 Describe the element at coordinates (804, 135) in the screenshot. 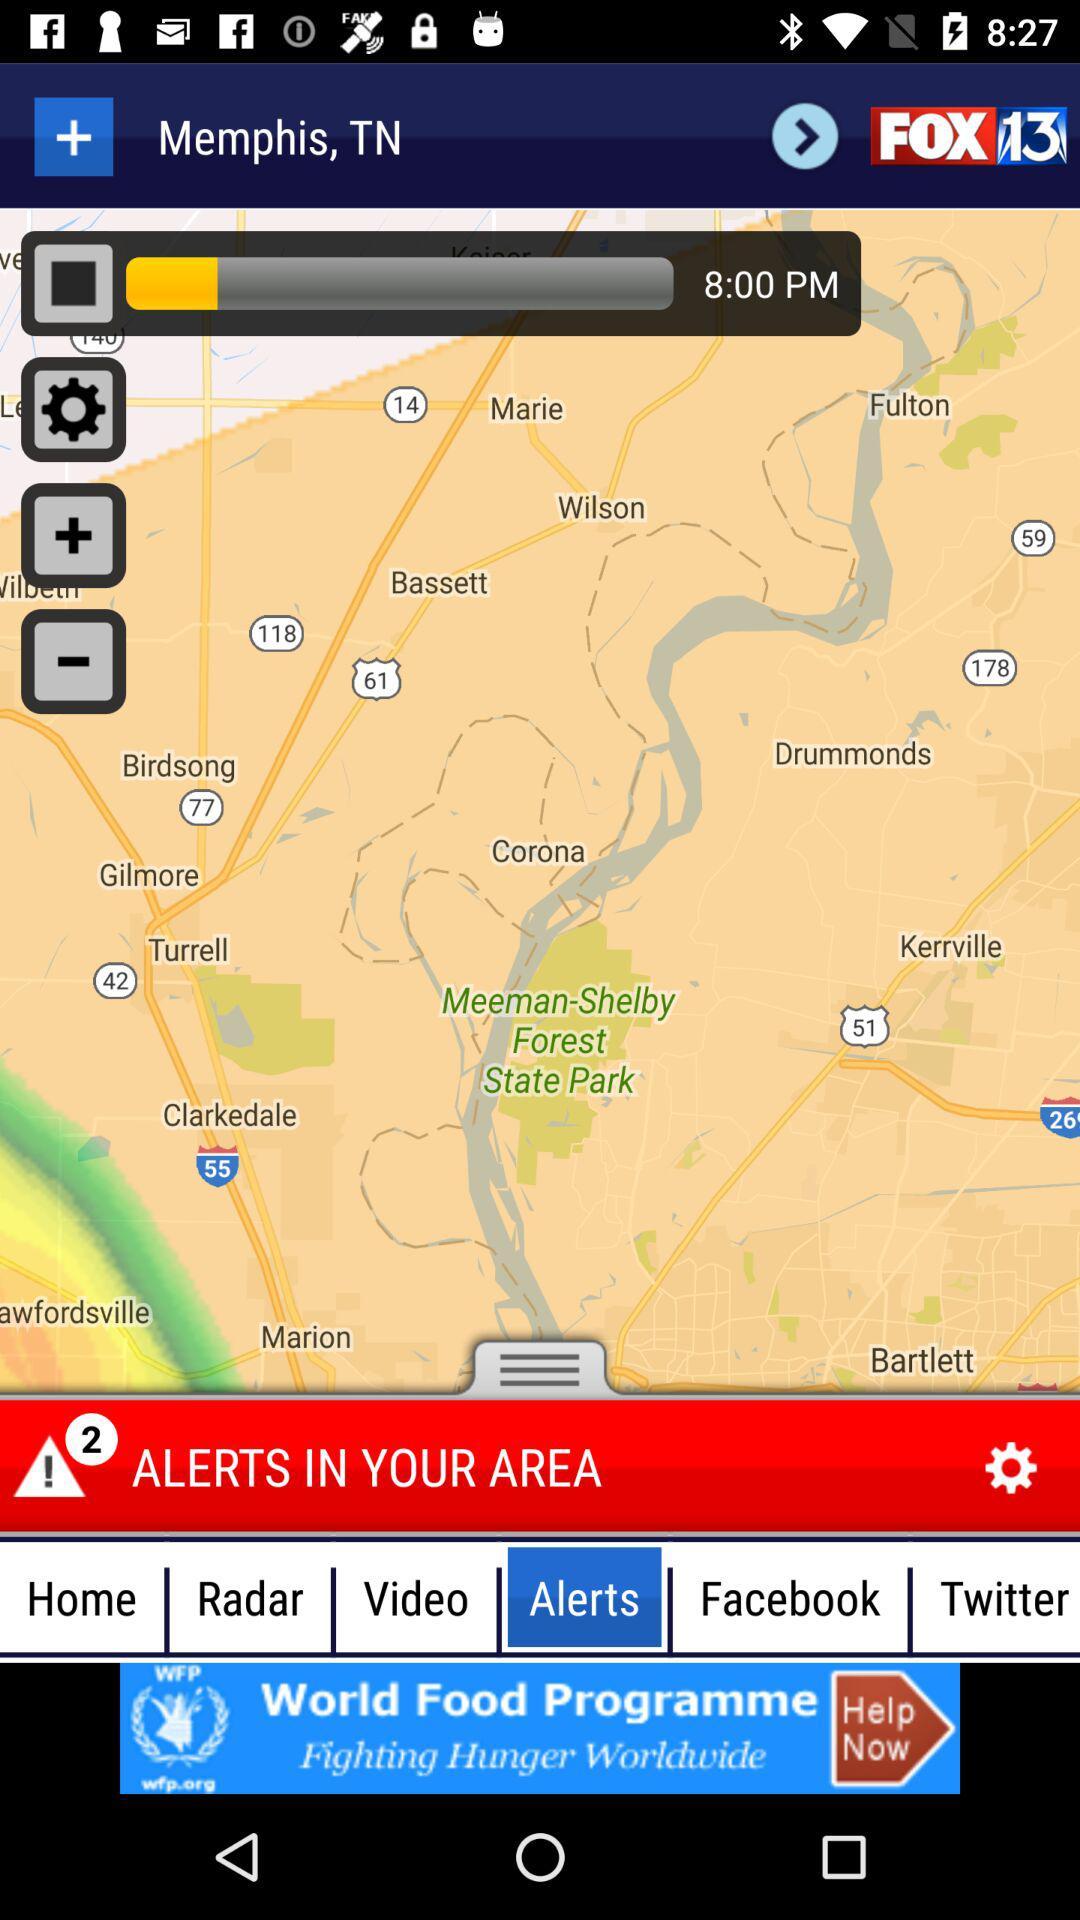

I see `the arrow_forward icon` at that location.